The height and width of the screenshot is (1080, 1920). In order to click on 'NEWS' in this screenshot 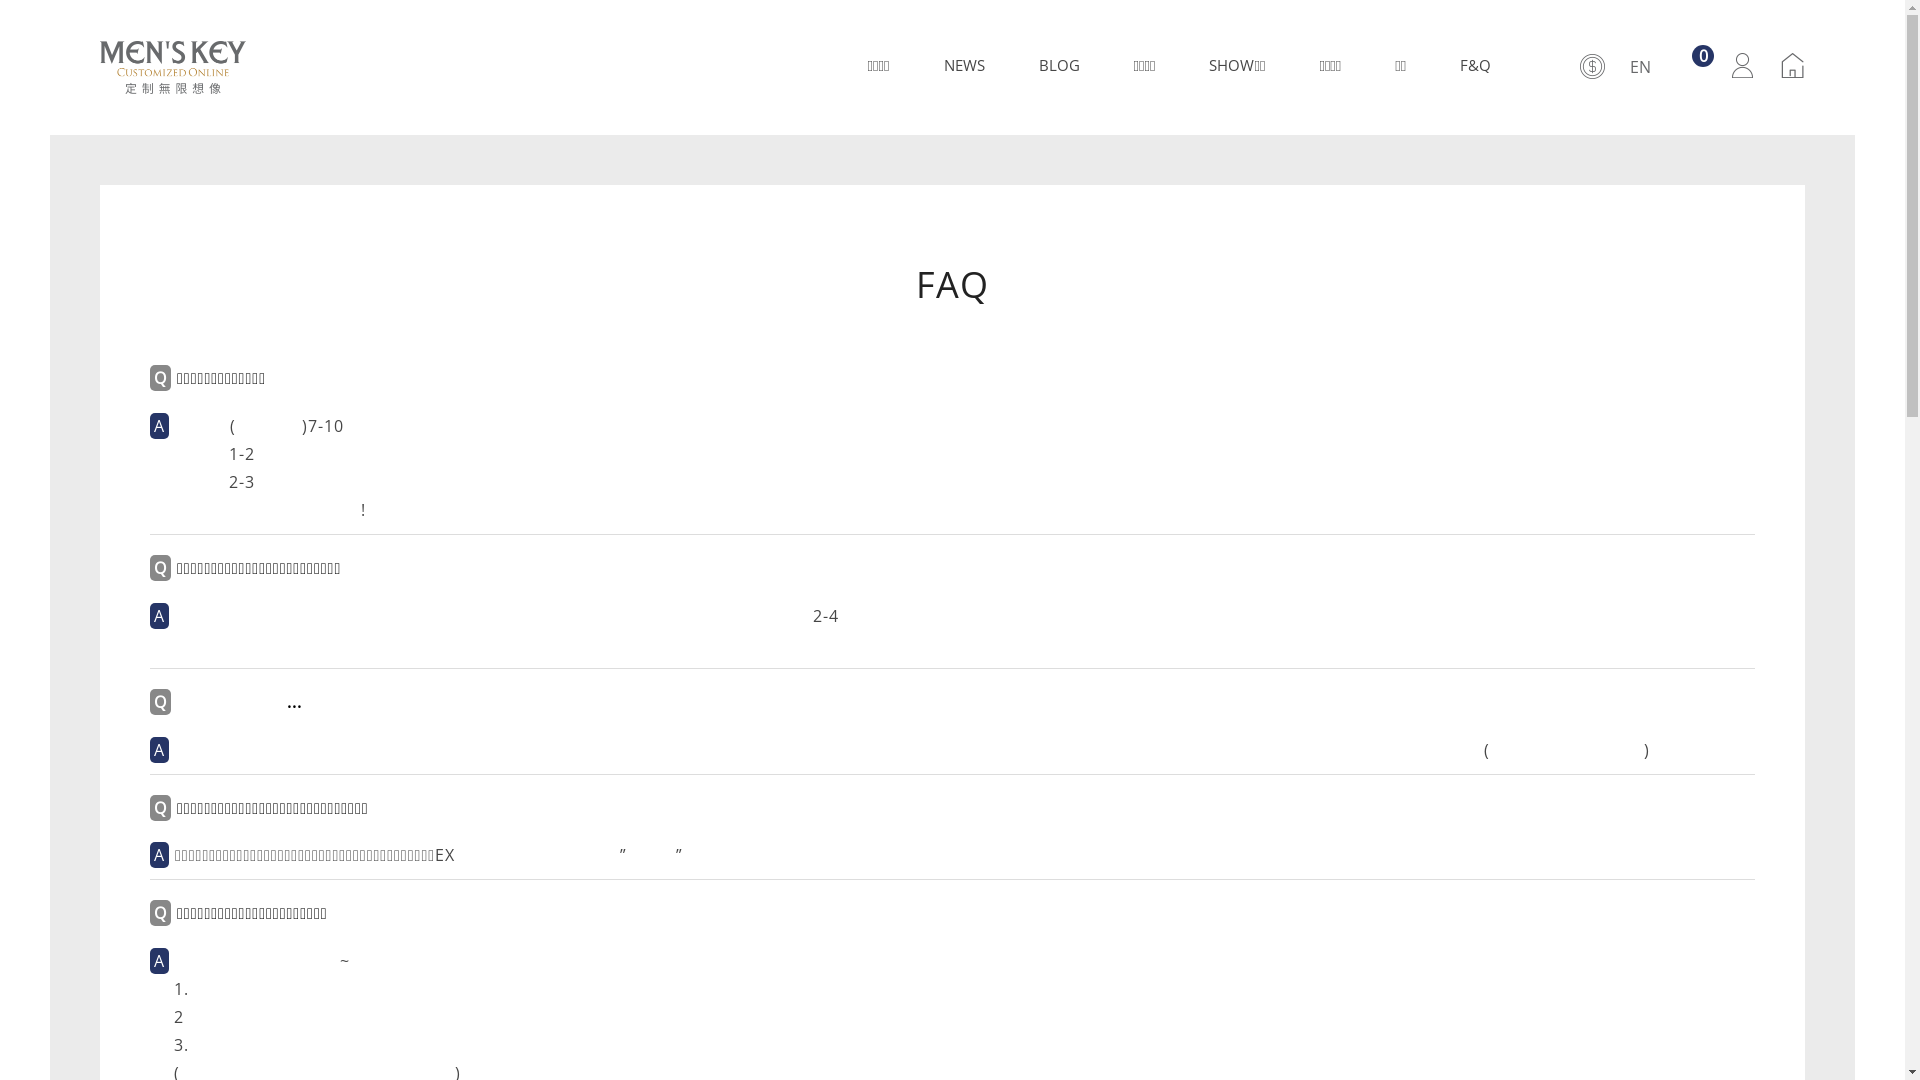, I will do `click(964, 64)`.